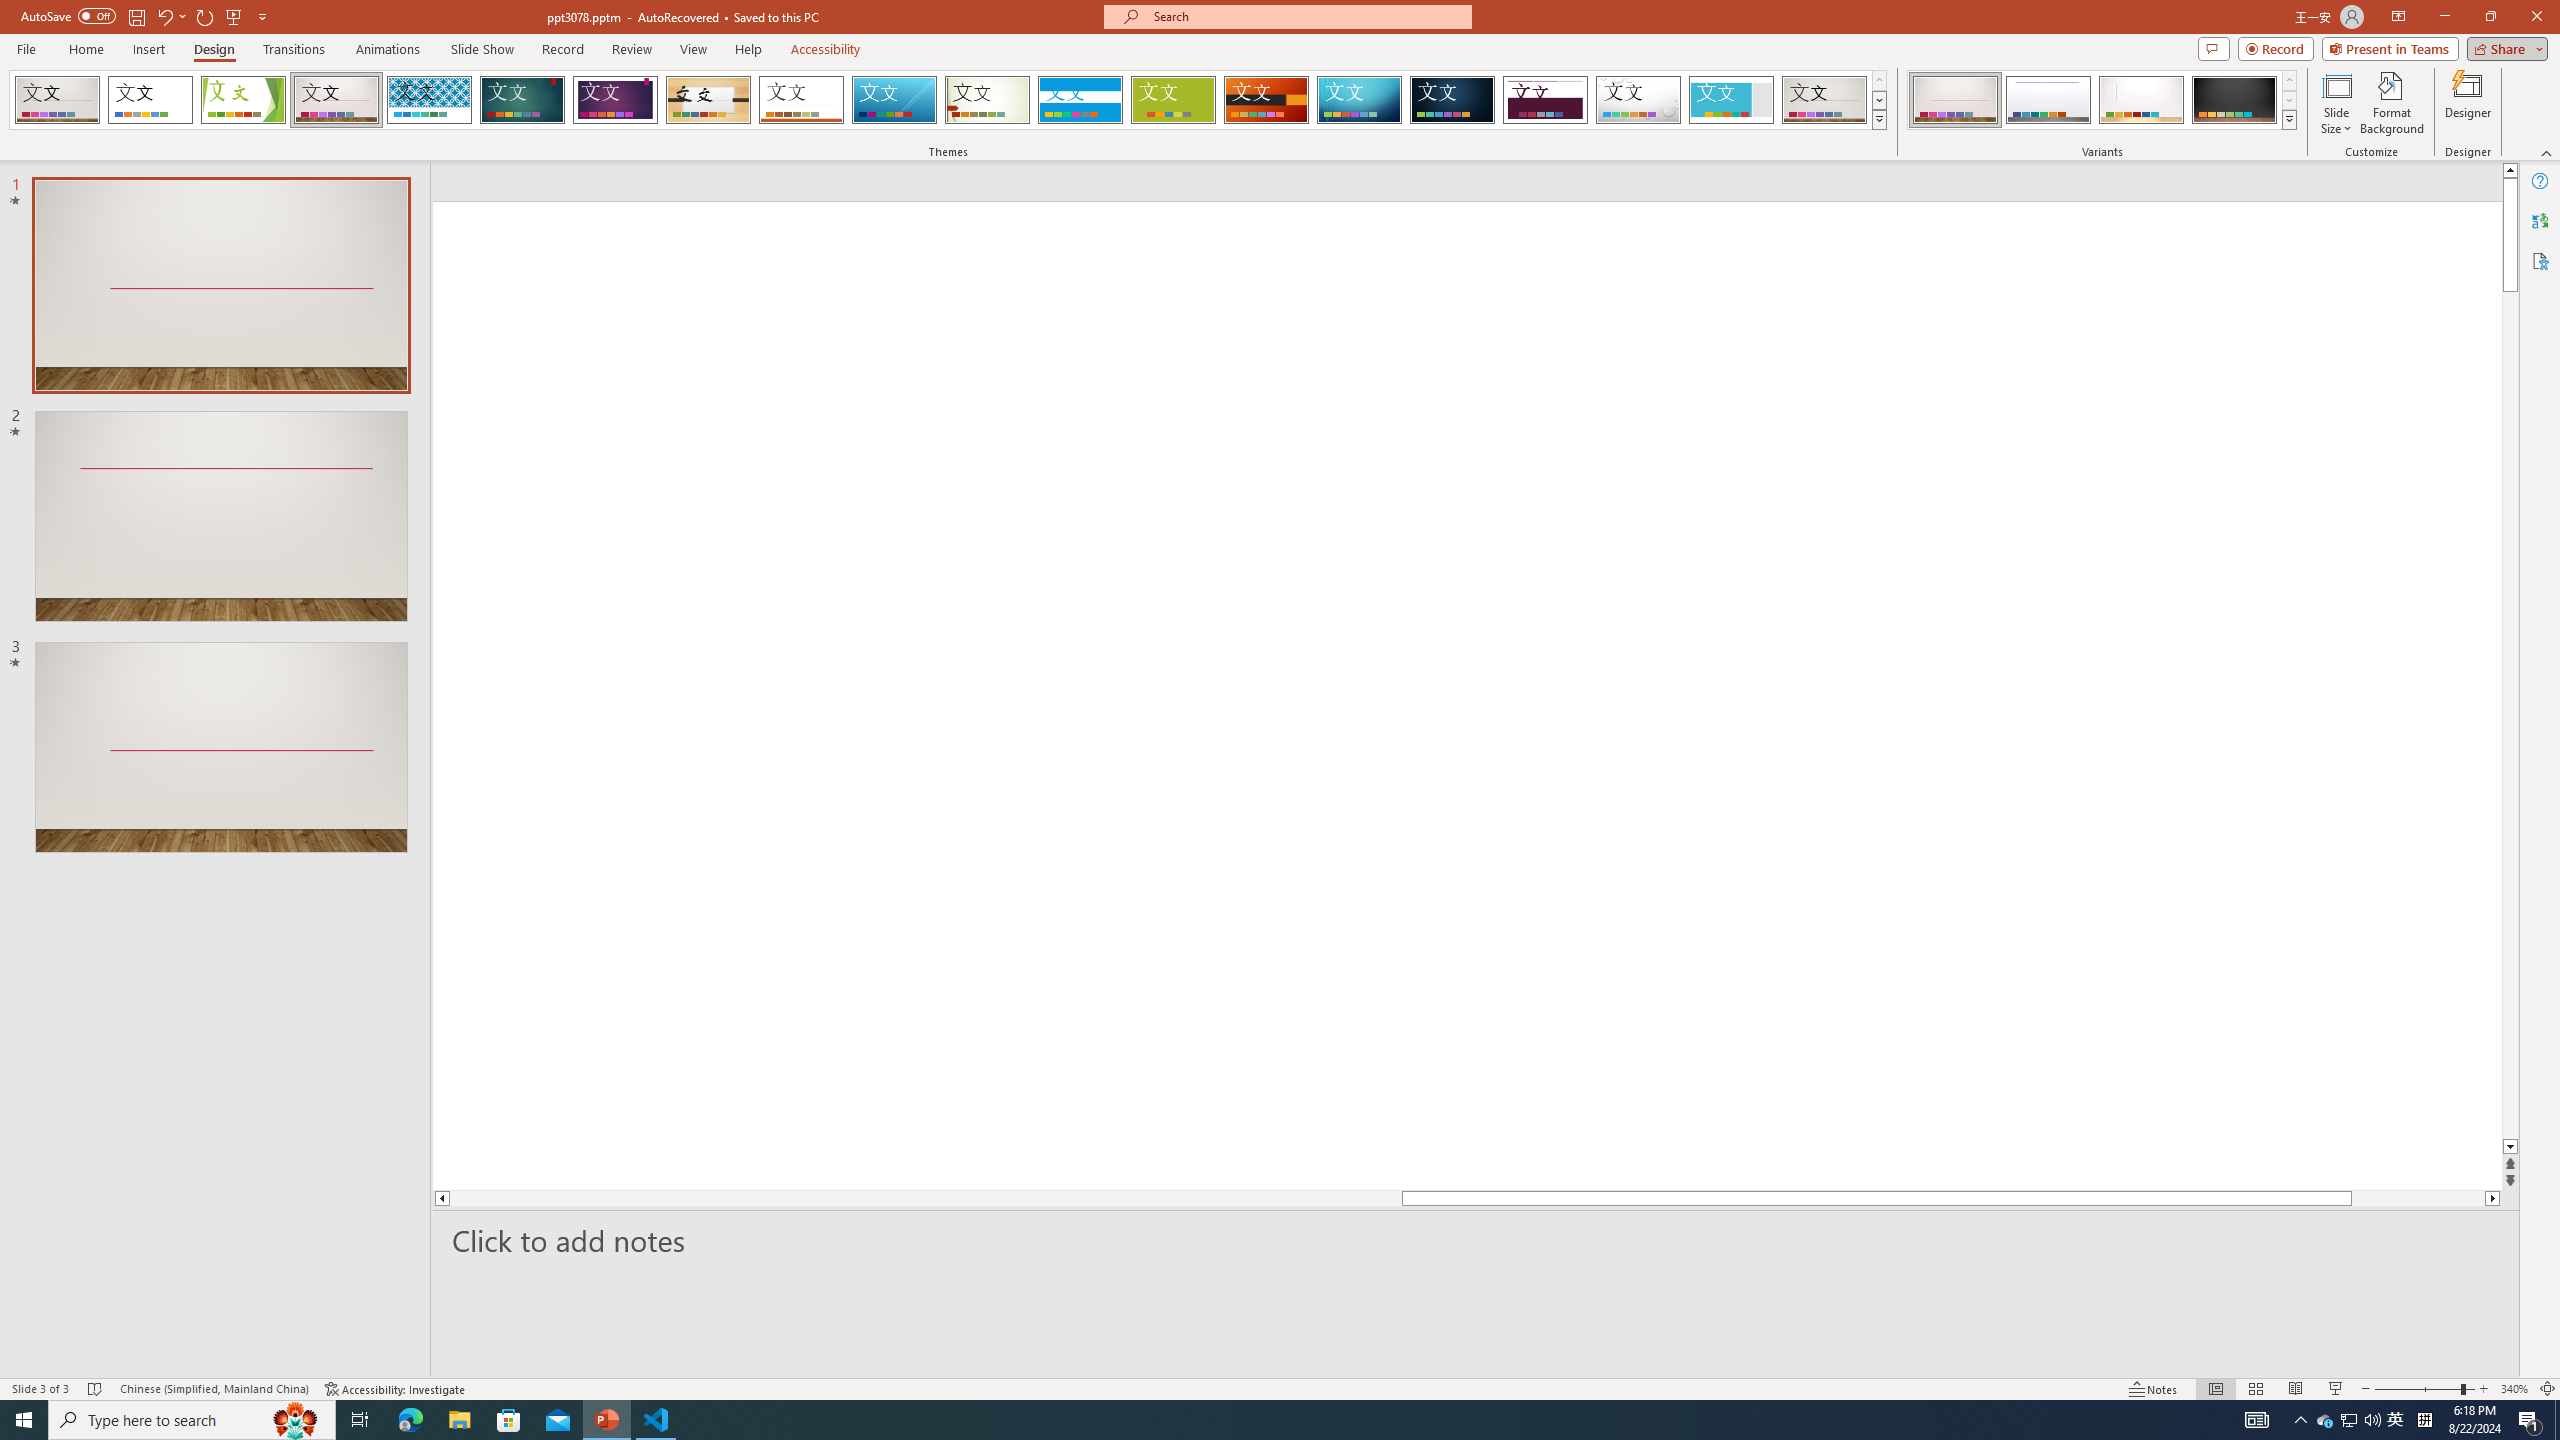 This screenshot has width=2560, height=1440. What do you see at coordinates (1080, 99) in the screenshot?
I see `'Banded'` at bounding box center [1080, 99].